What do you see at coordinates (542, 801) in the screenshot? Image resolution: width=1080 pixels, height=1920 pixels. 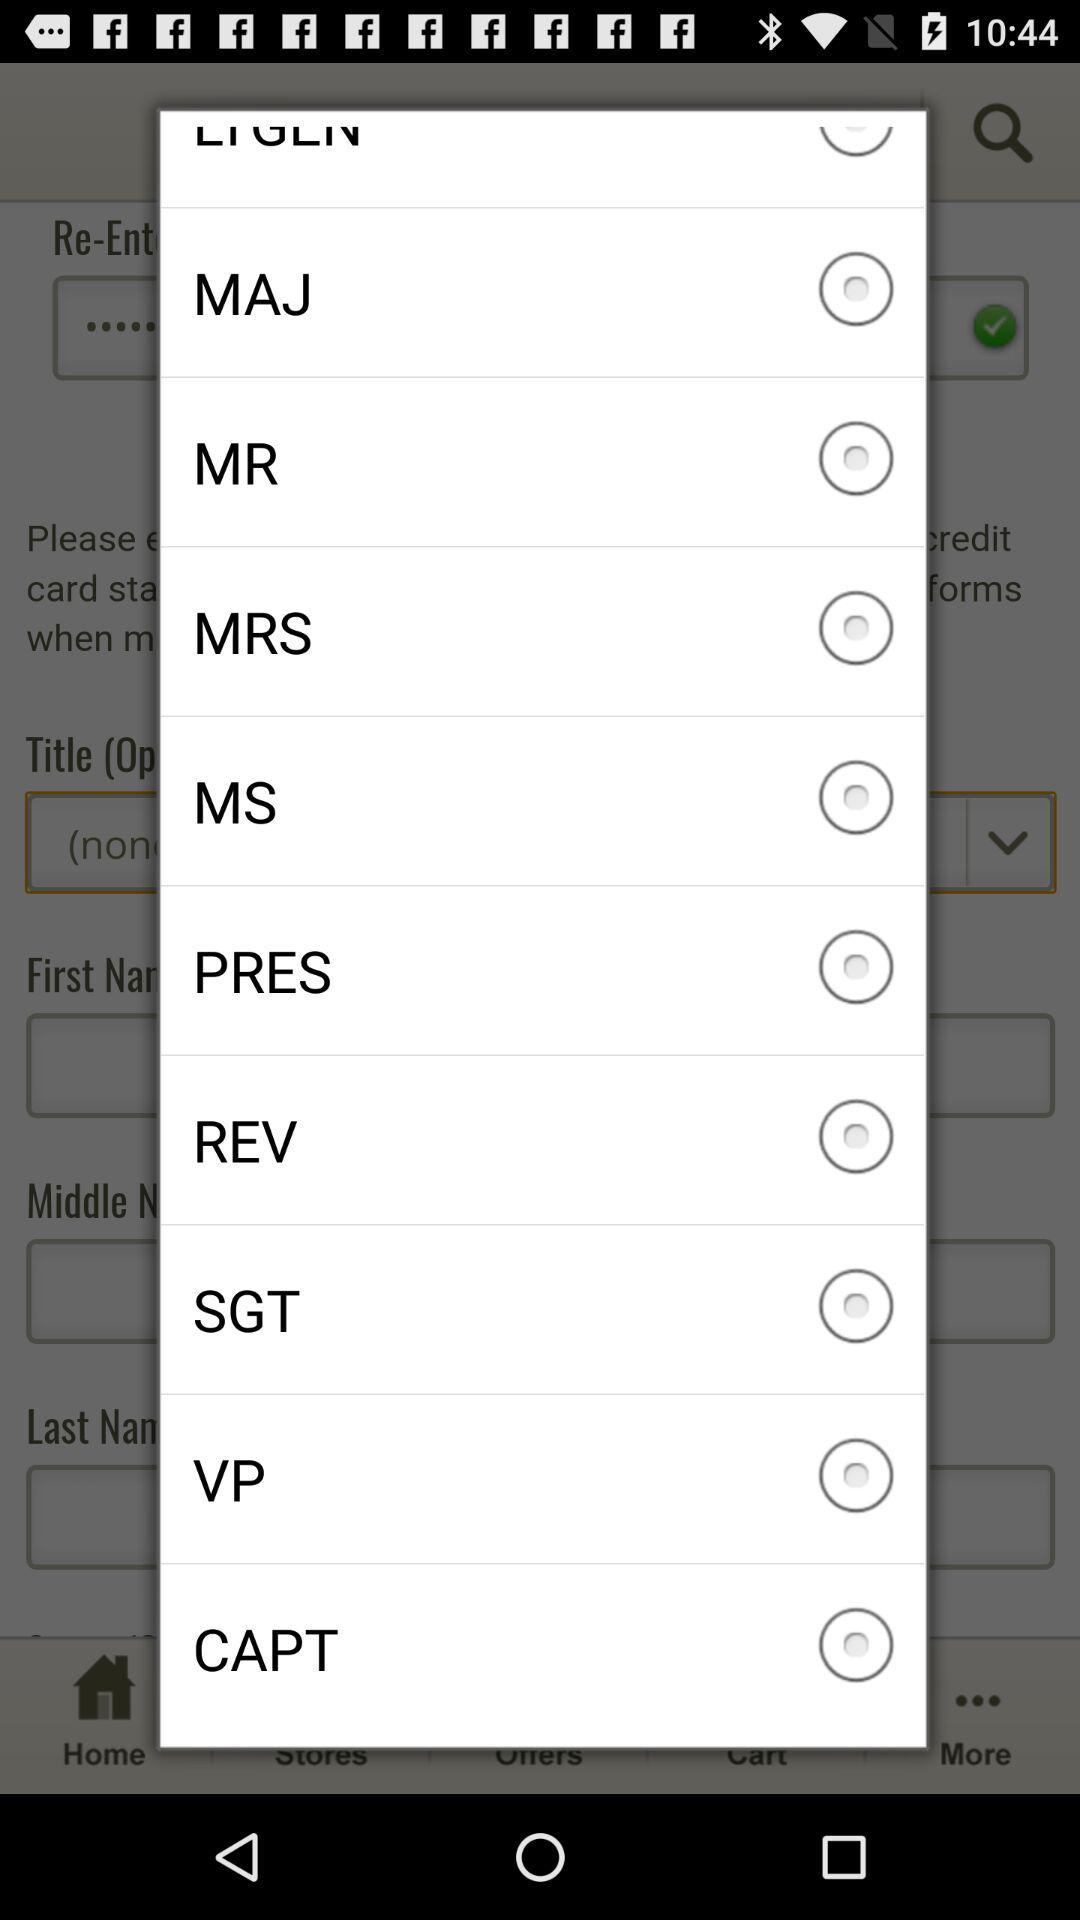 I see `item above the pres icon` at bounding box center [542, 801].